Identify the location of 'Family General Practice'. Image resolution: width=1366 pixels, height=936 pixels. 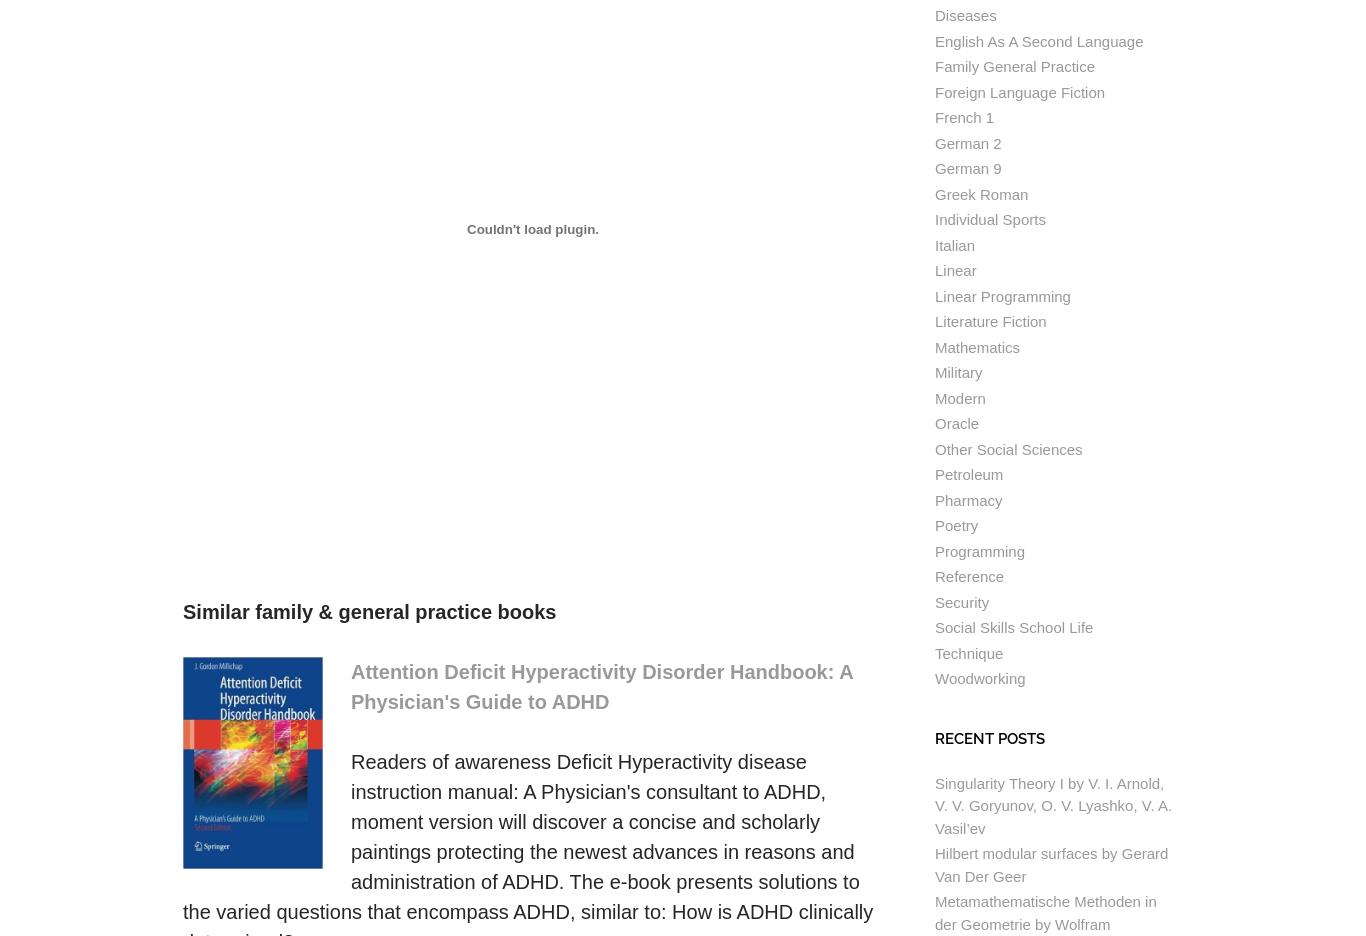
(935, 66).